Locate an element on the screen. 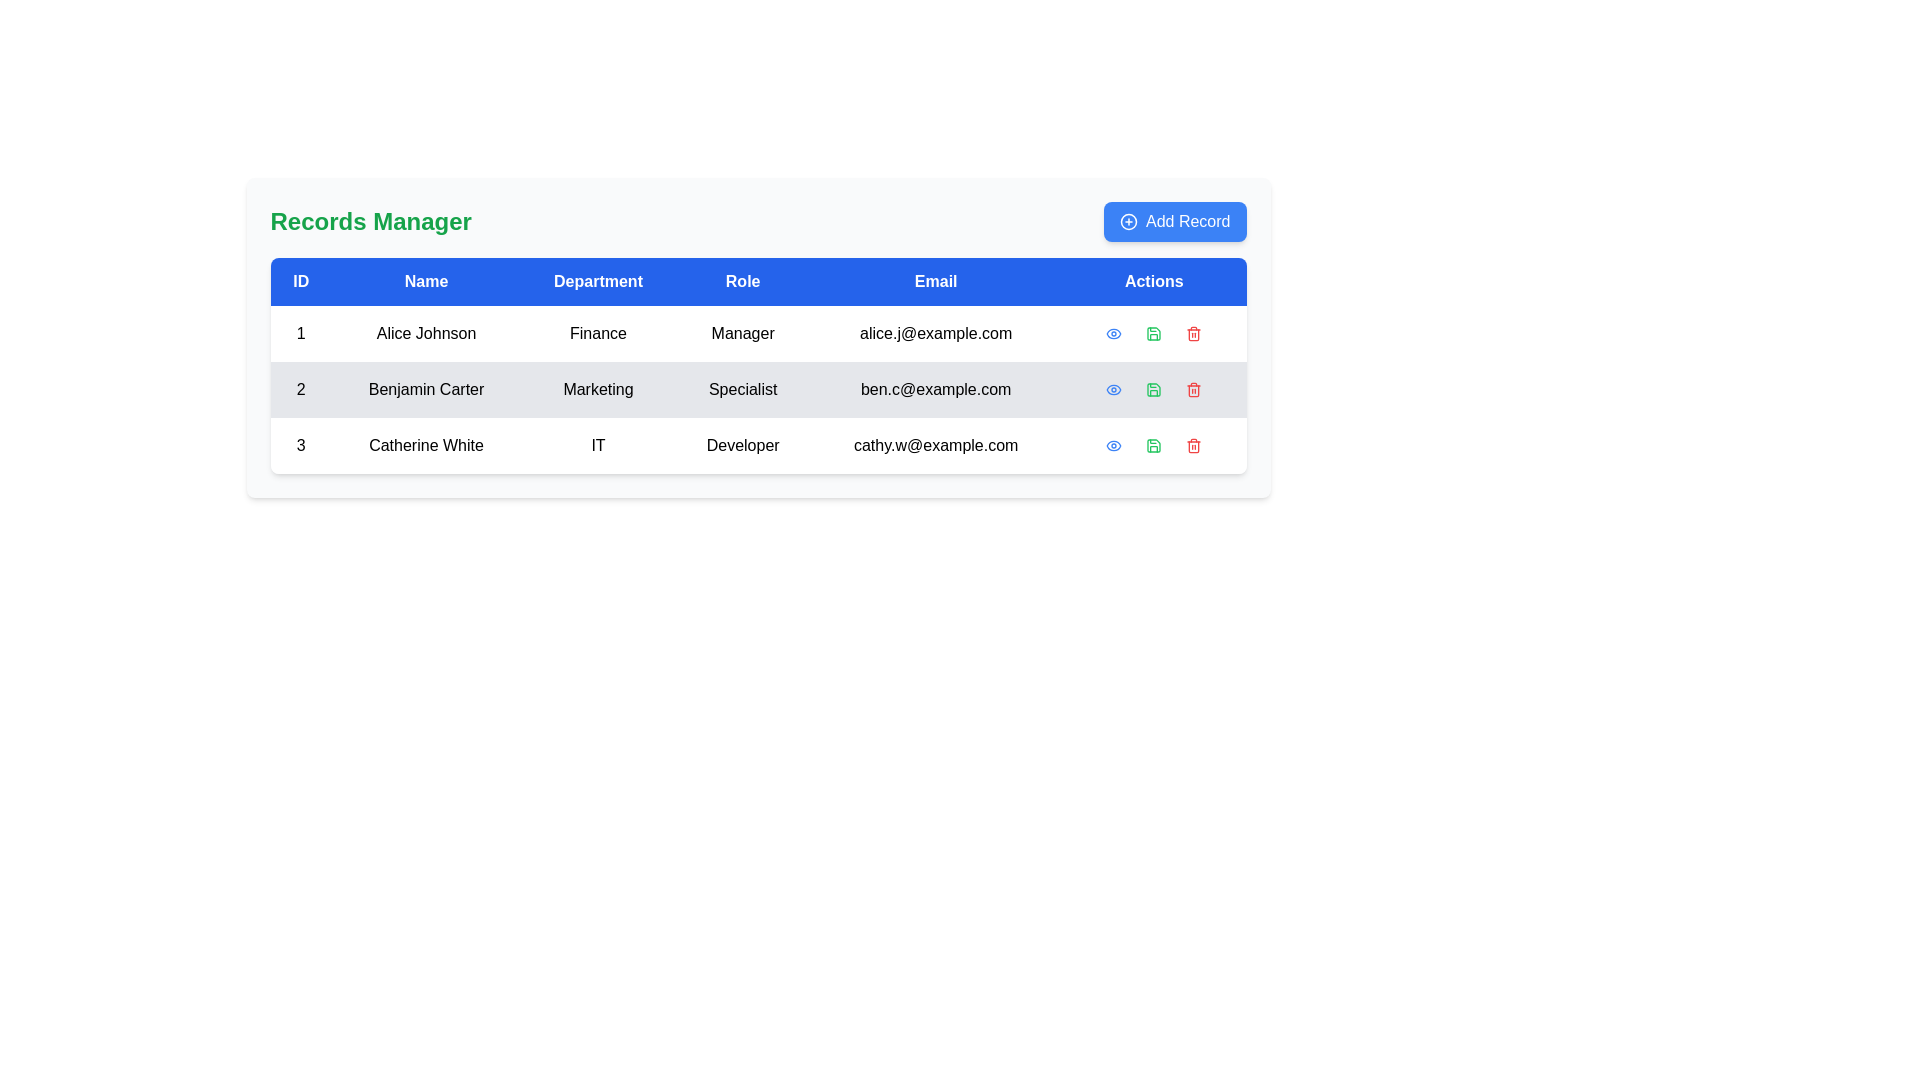 The image size is (1920, 1080). the table cell displaying the department of the individual in the third row and third column, located between 'Catherine White' and 'Developer' is located at coordinates (597, 445).